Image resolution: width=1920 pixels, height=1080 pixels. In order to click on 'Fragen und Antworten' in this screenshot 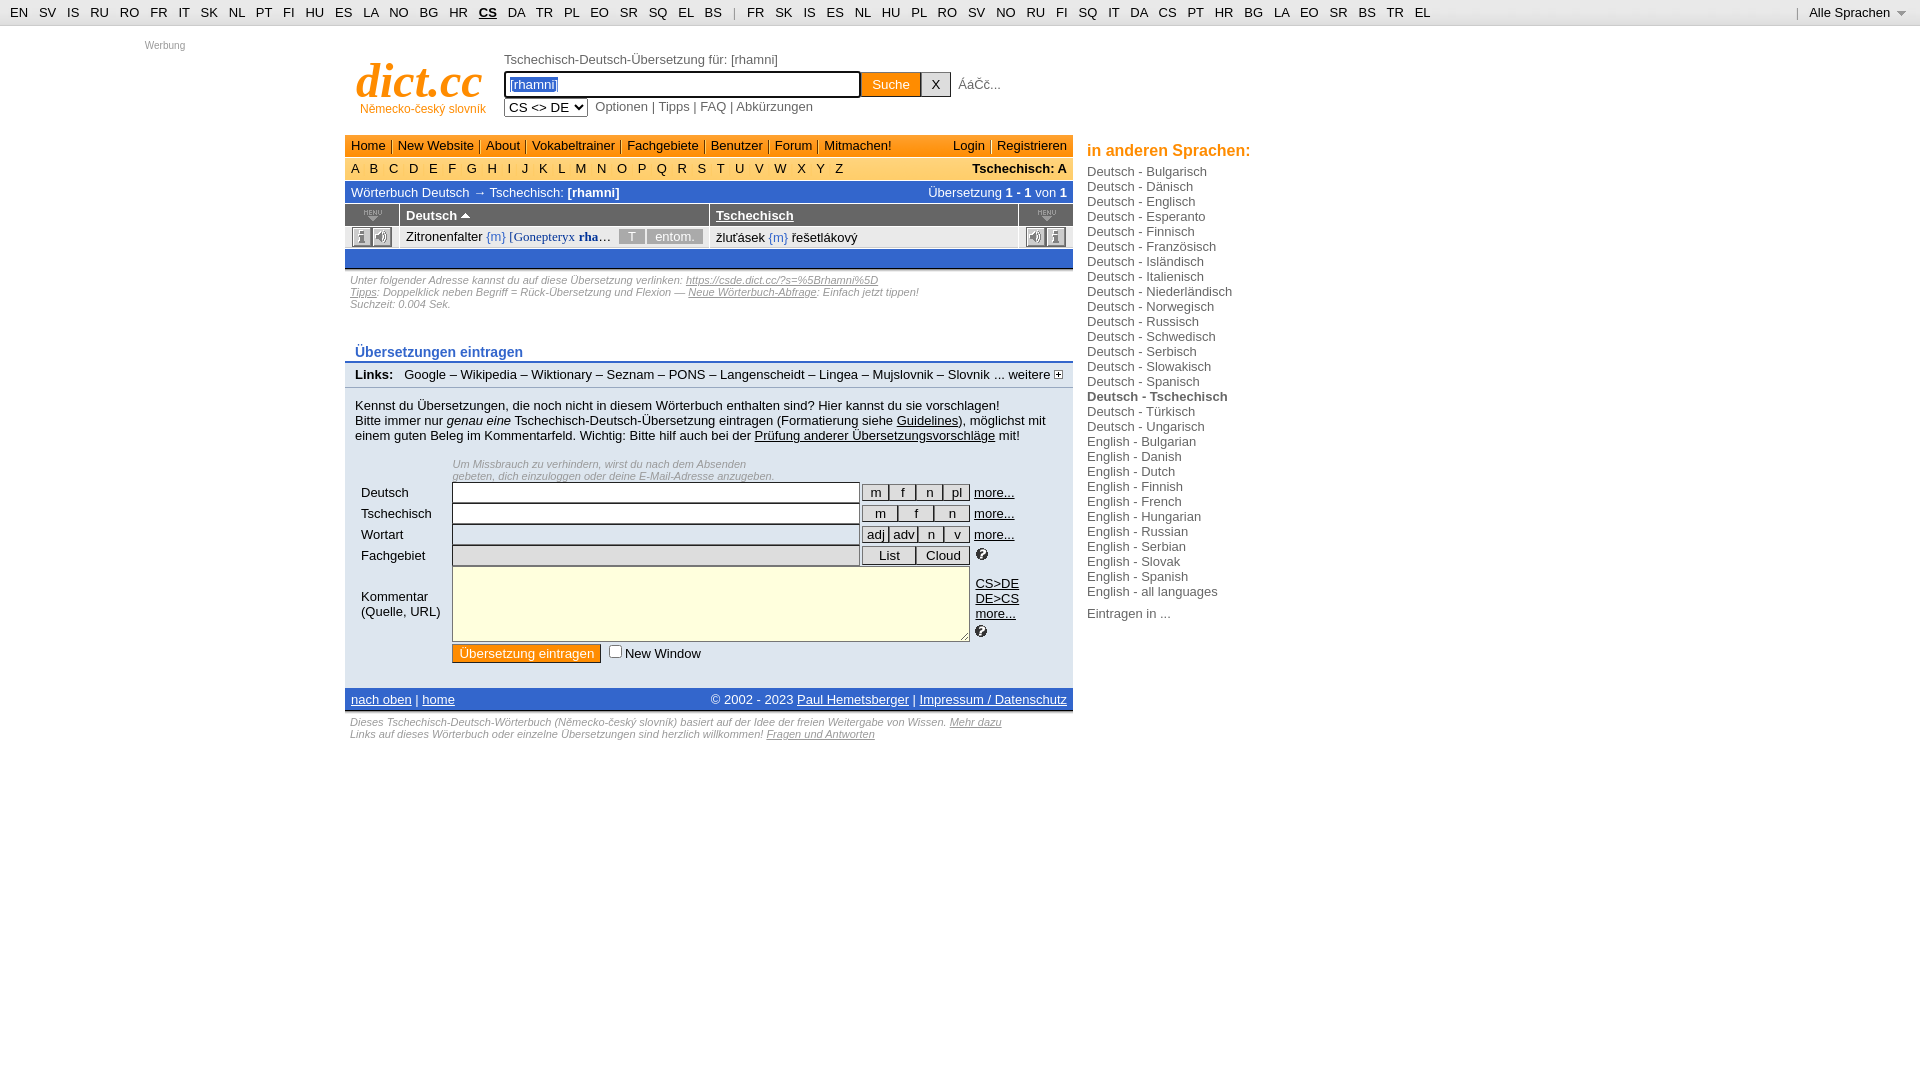, I will do `click(820, 733)`.